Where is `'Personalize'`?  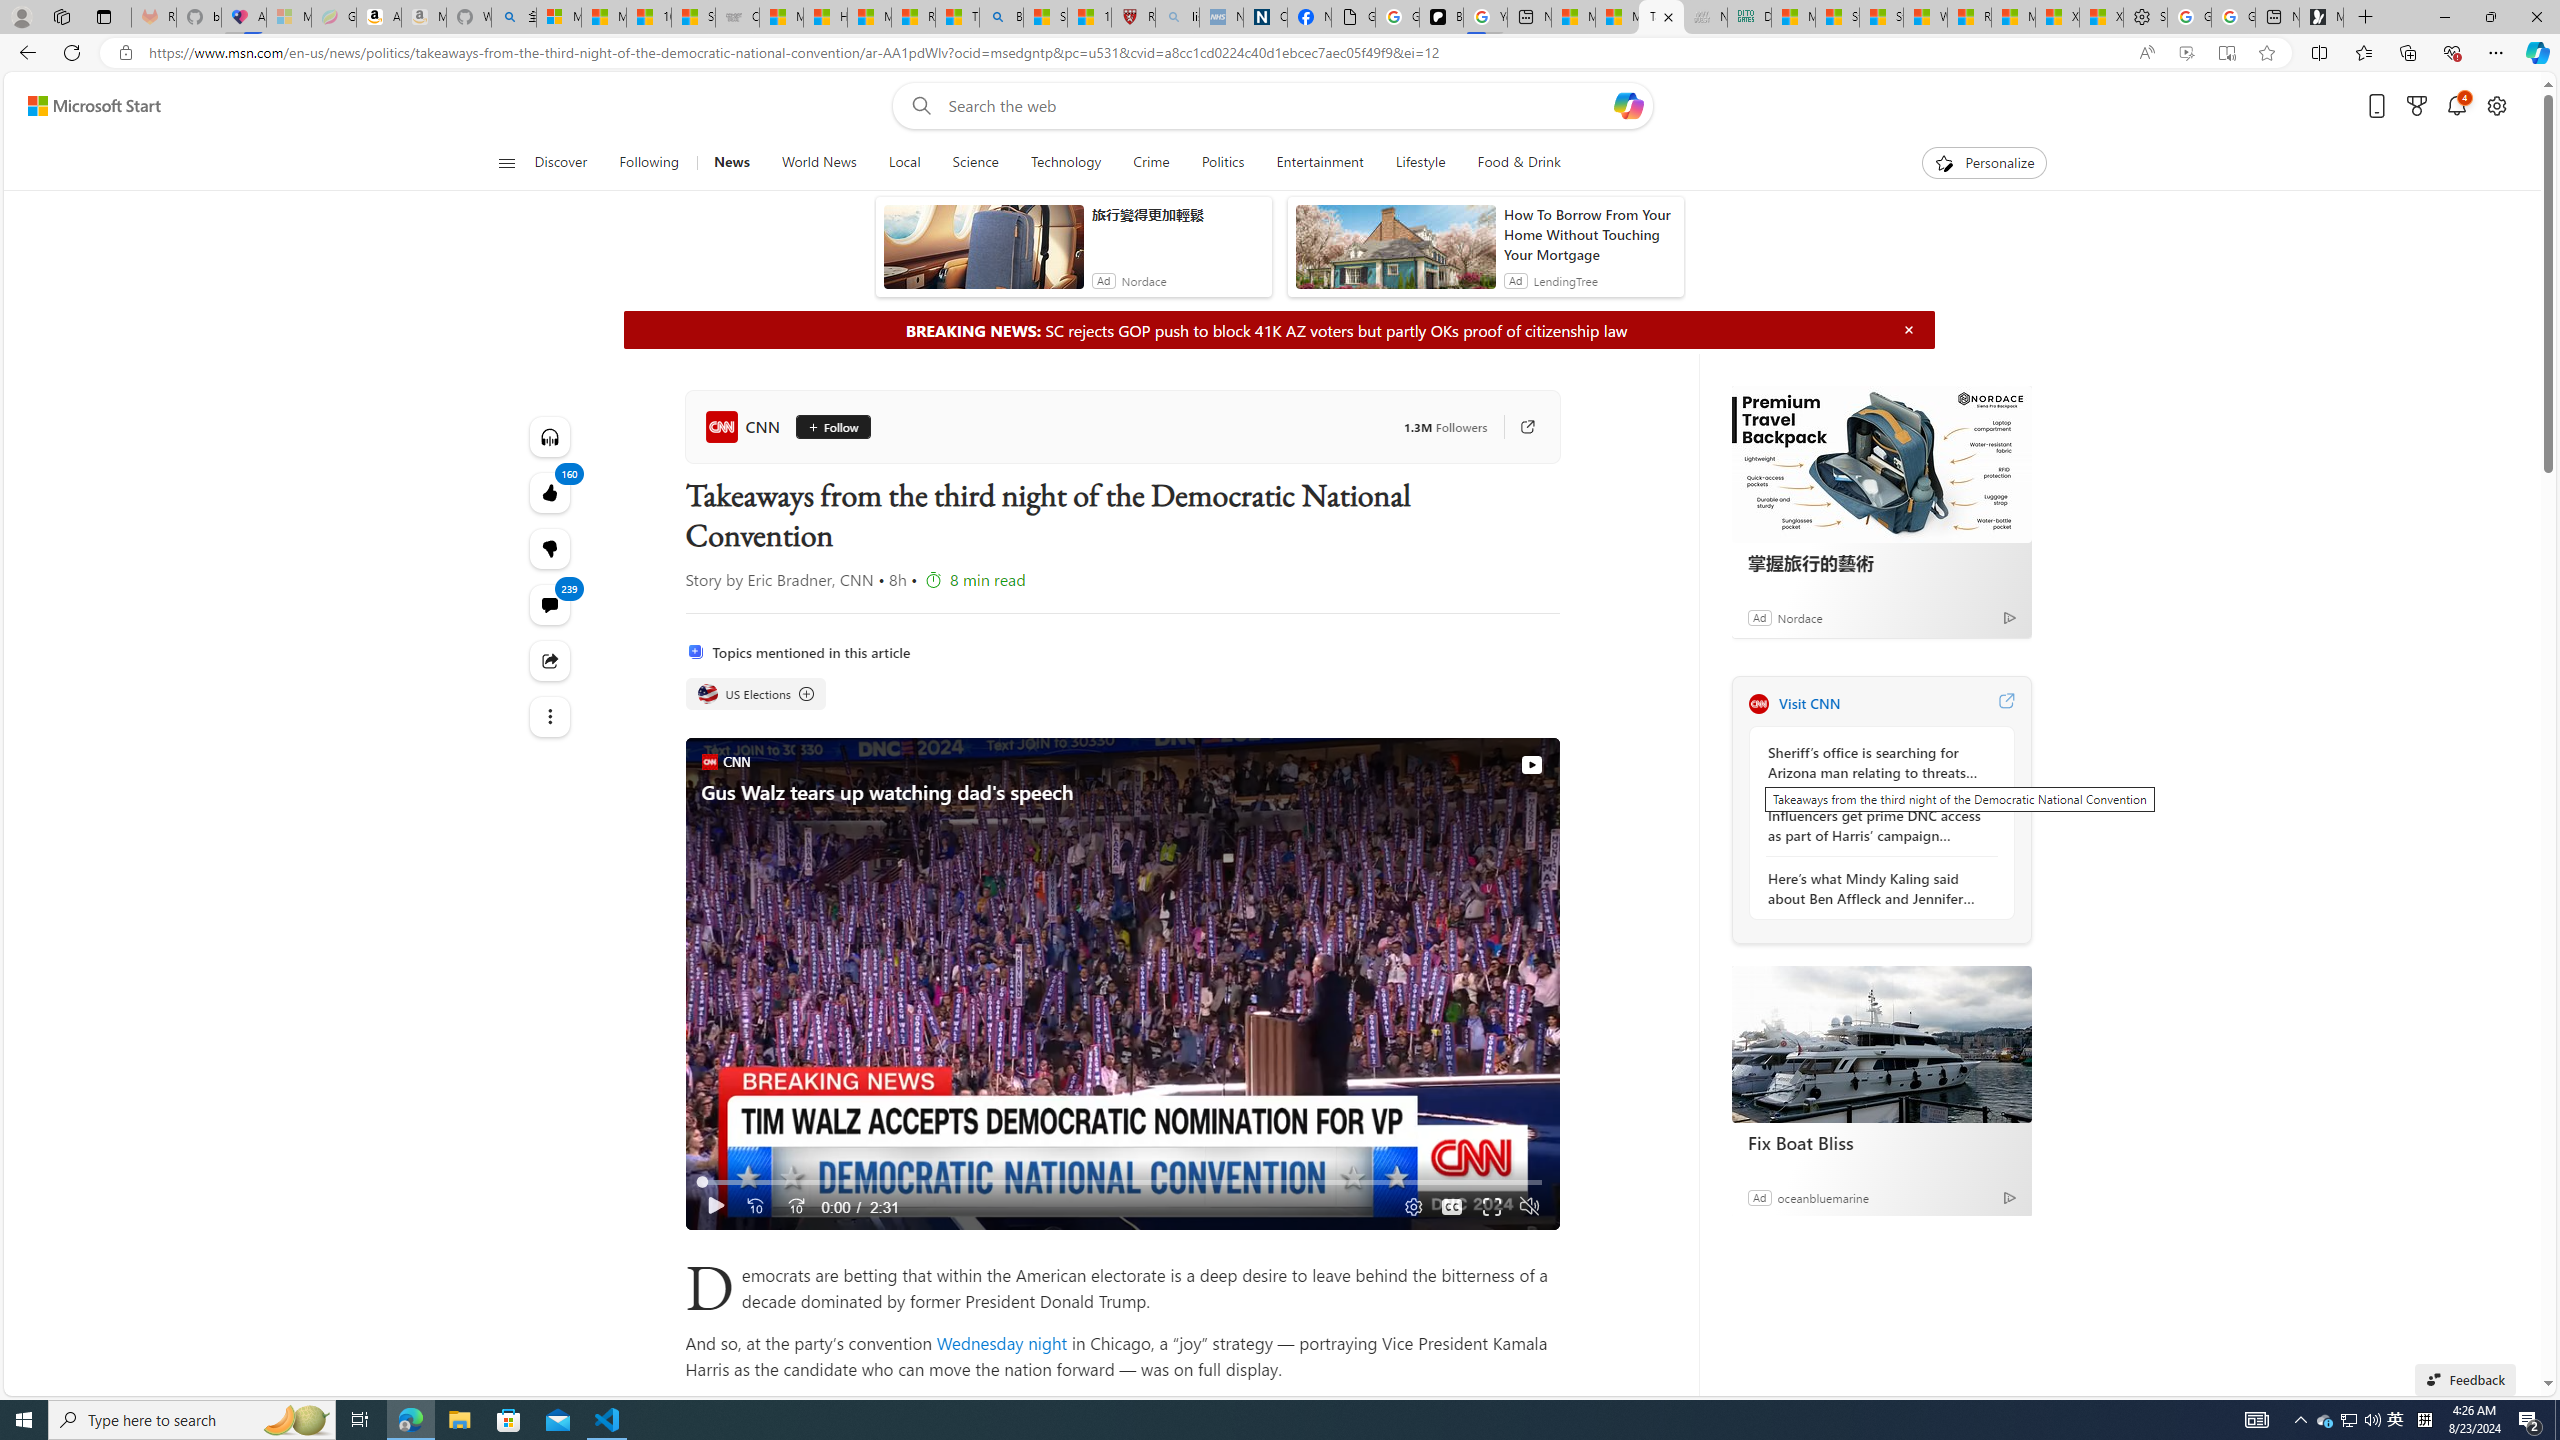 'Personalize' is located at coordinates (1984, 162).